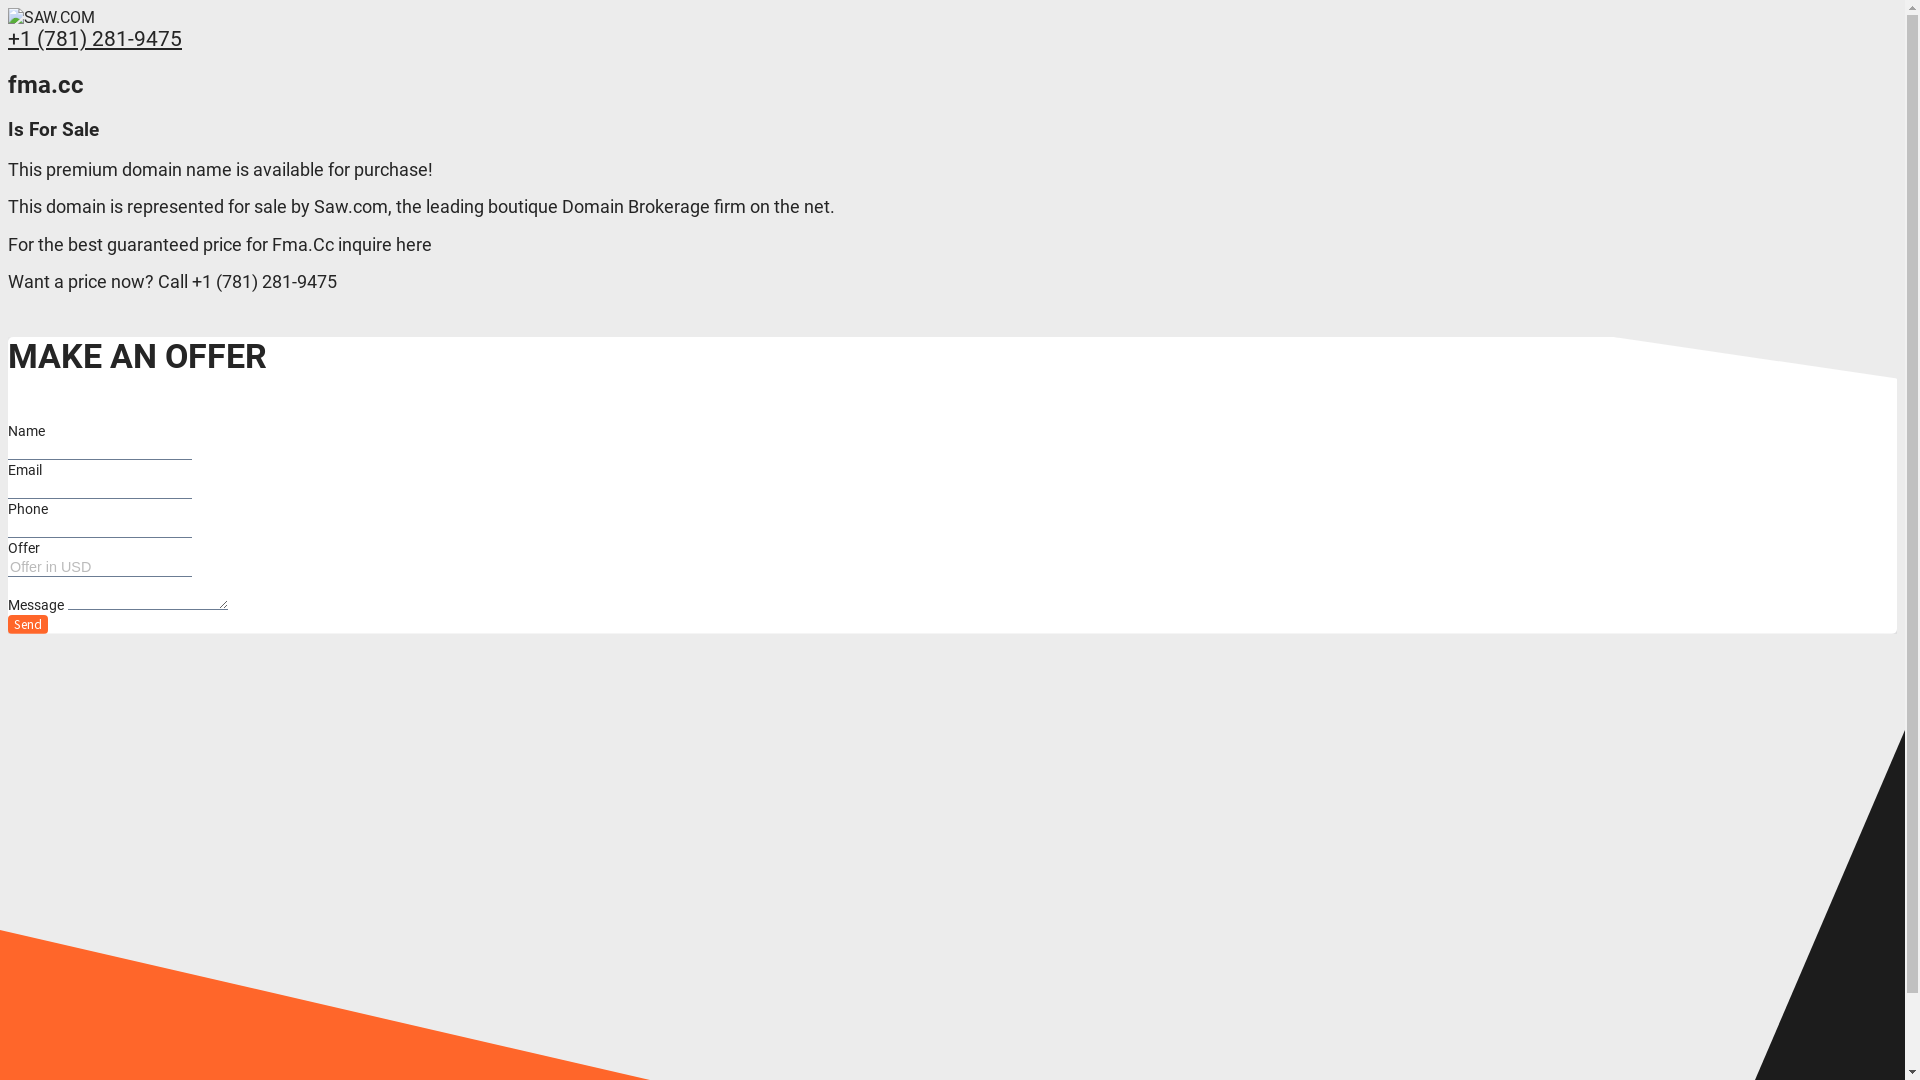 The width and height of the screenshot is (1920, 1080). Describe the element at coordinates (94, 38) in the screenshot. I see `'+1 (781) 281-9475'` at that location.